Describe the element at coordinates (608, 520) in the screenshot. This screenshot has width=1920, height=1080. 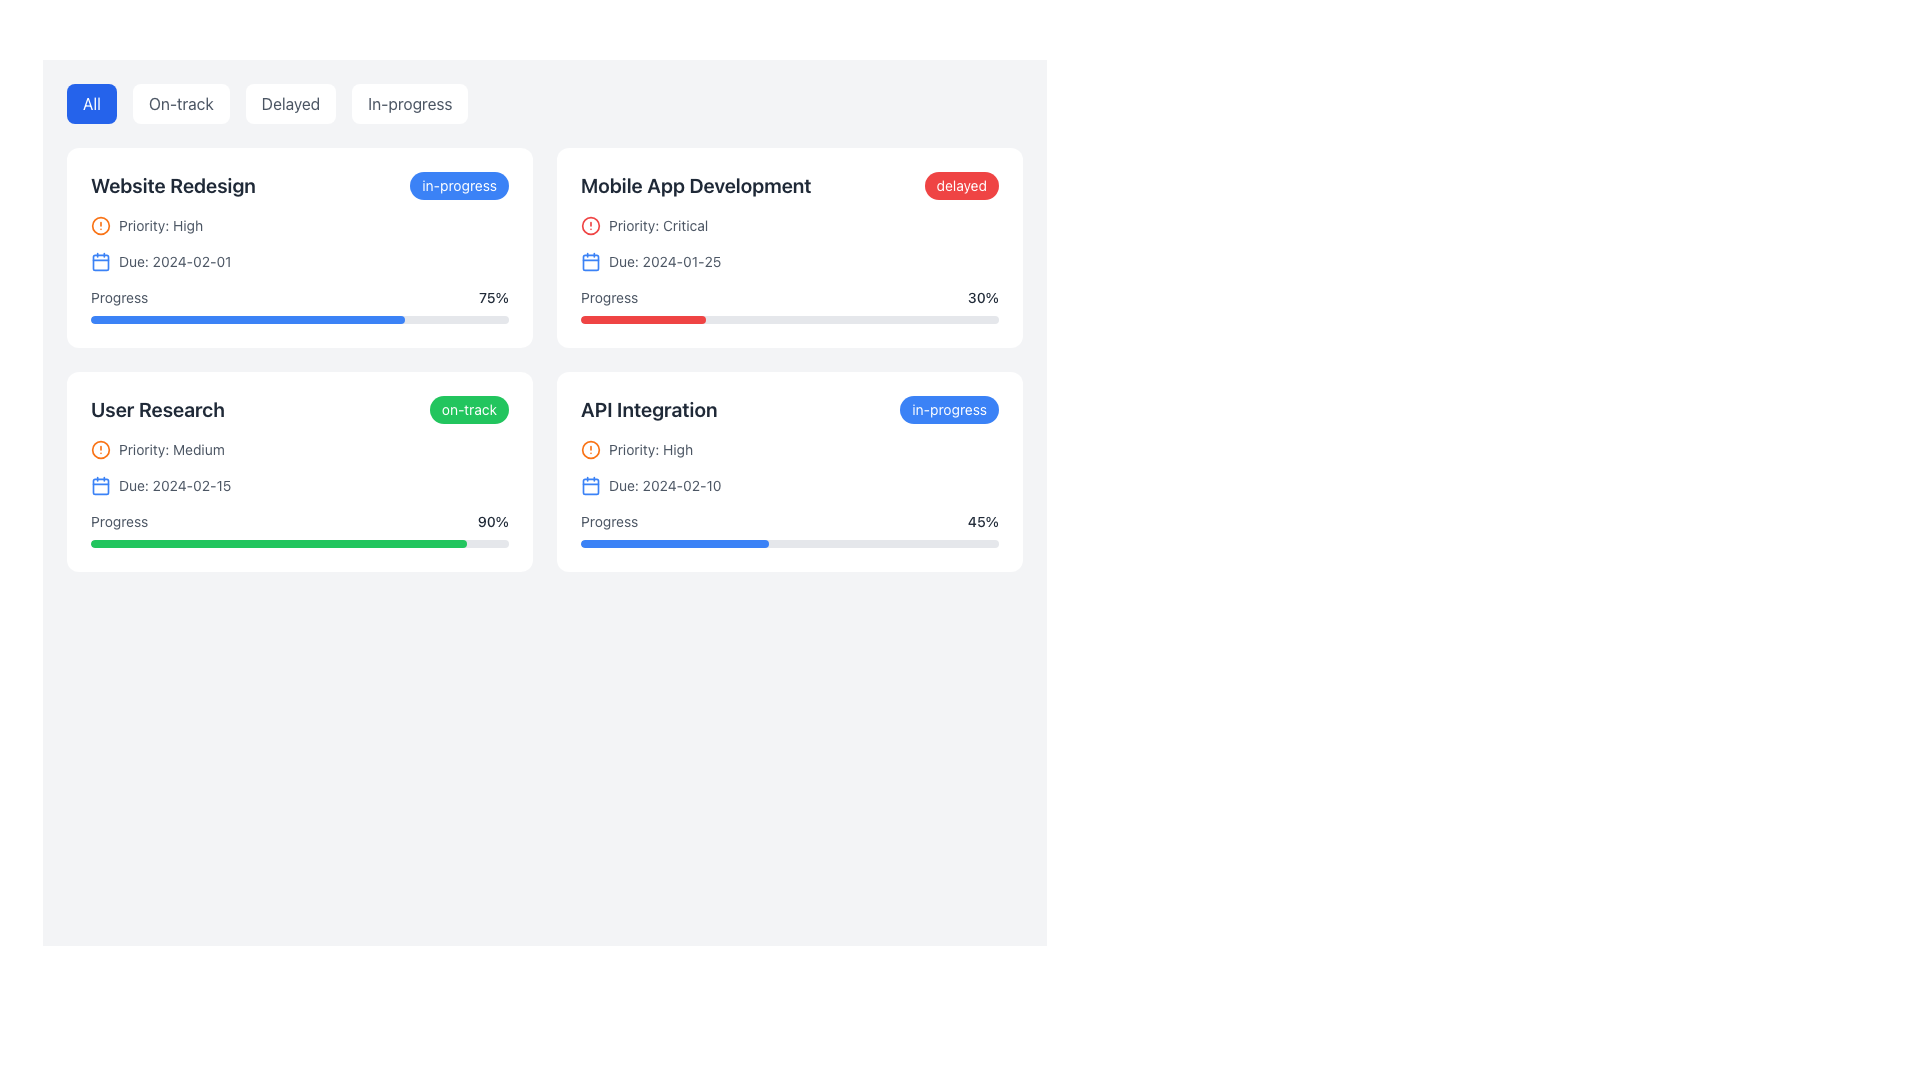
I see `the static text label that describes the associated progress percentage for the 'API Integration' task` at that location.